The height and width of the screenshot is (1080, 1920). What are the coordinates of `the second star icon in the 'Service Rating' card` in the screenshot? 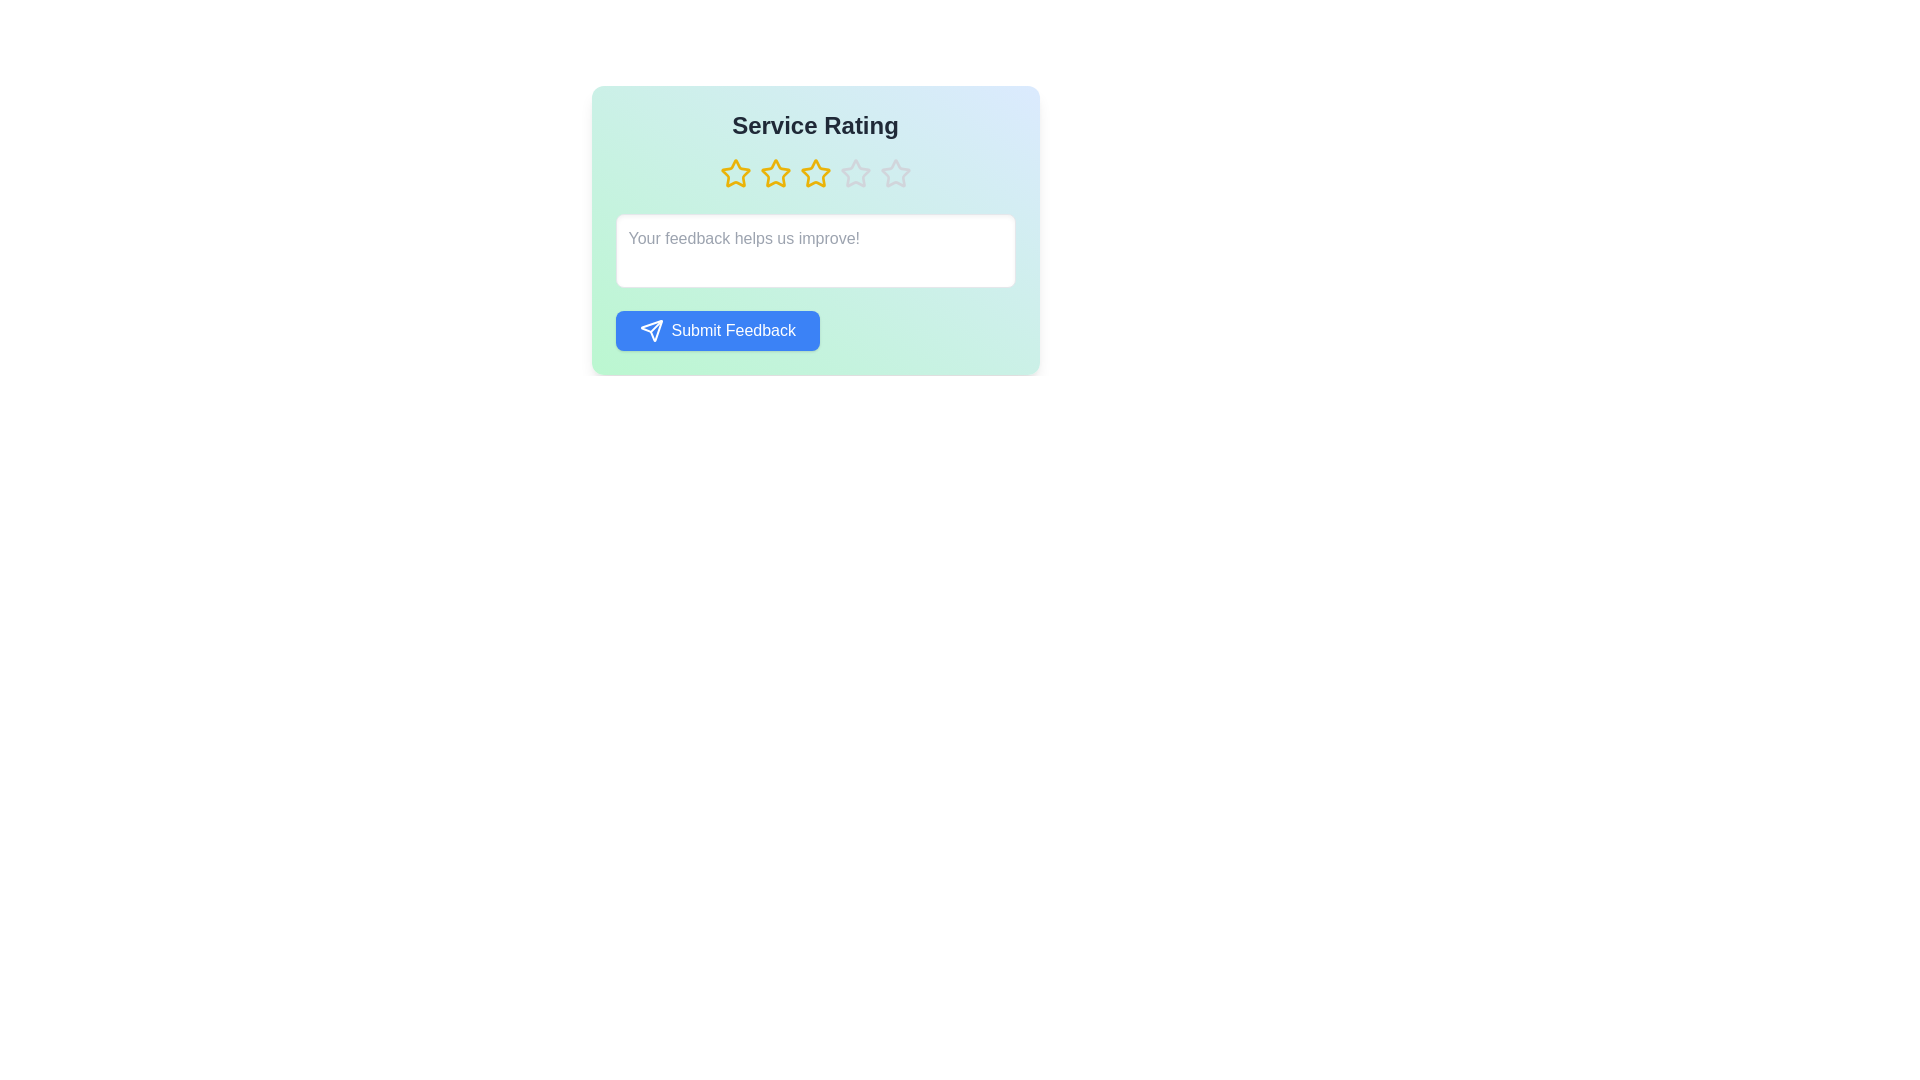 It's located at (734, 172).